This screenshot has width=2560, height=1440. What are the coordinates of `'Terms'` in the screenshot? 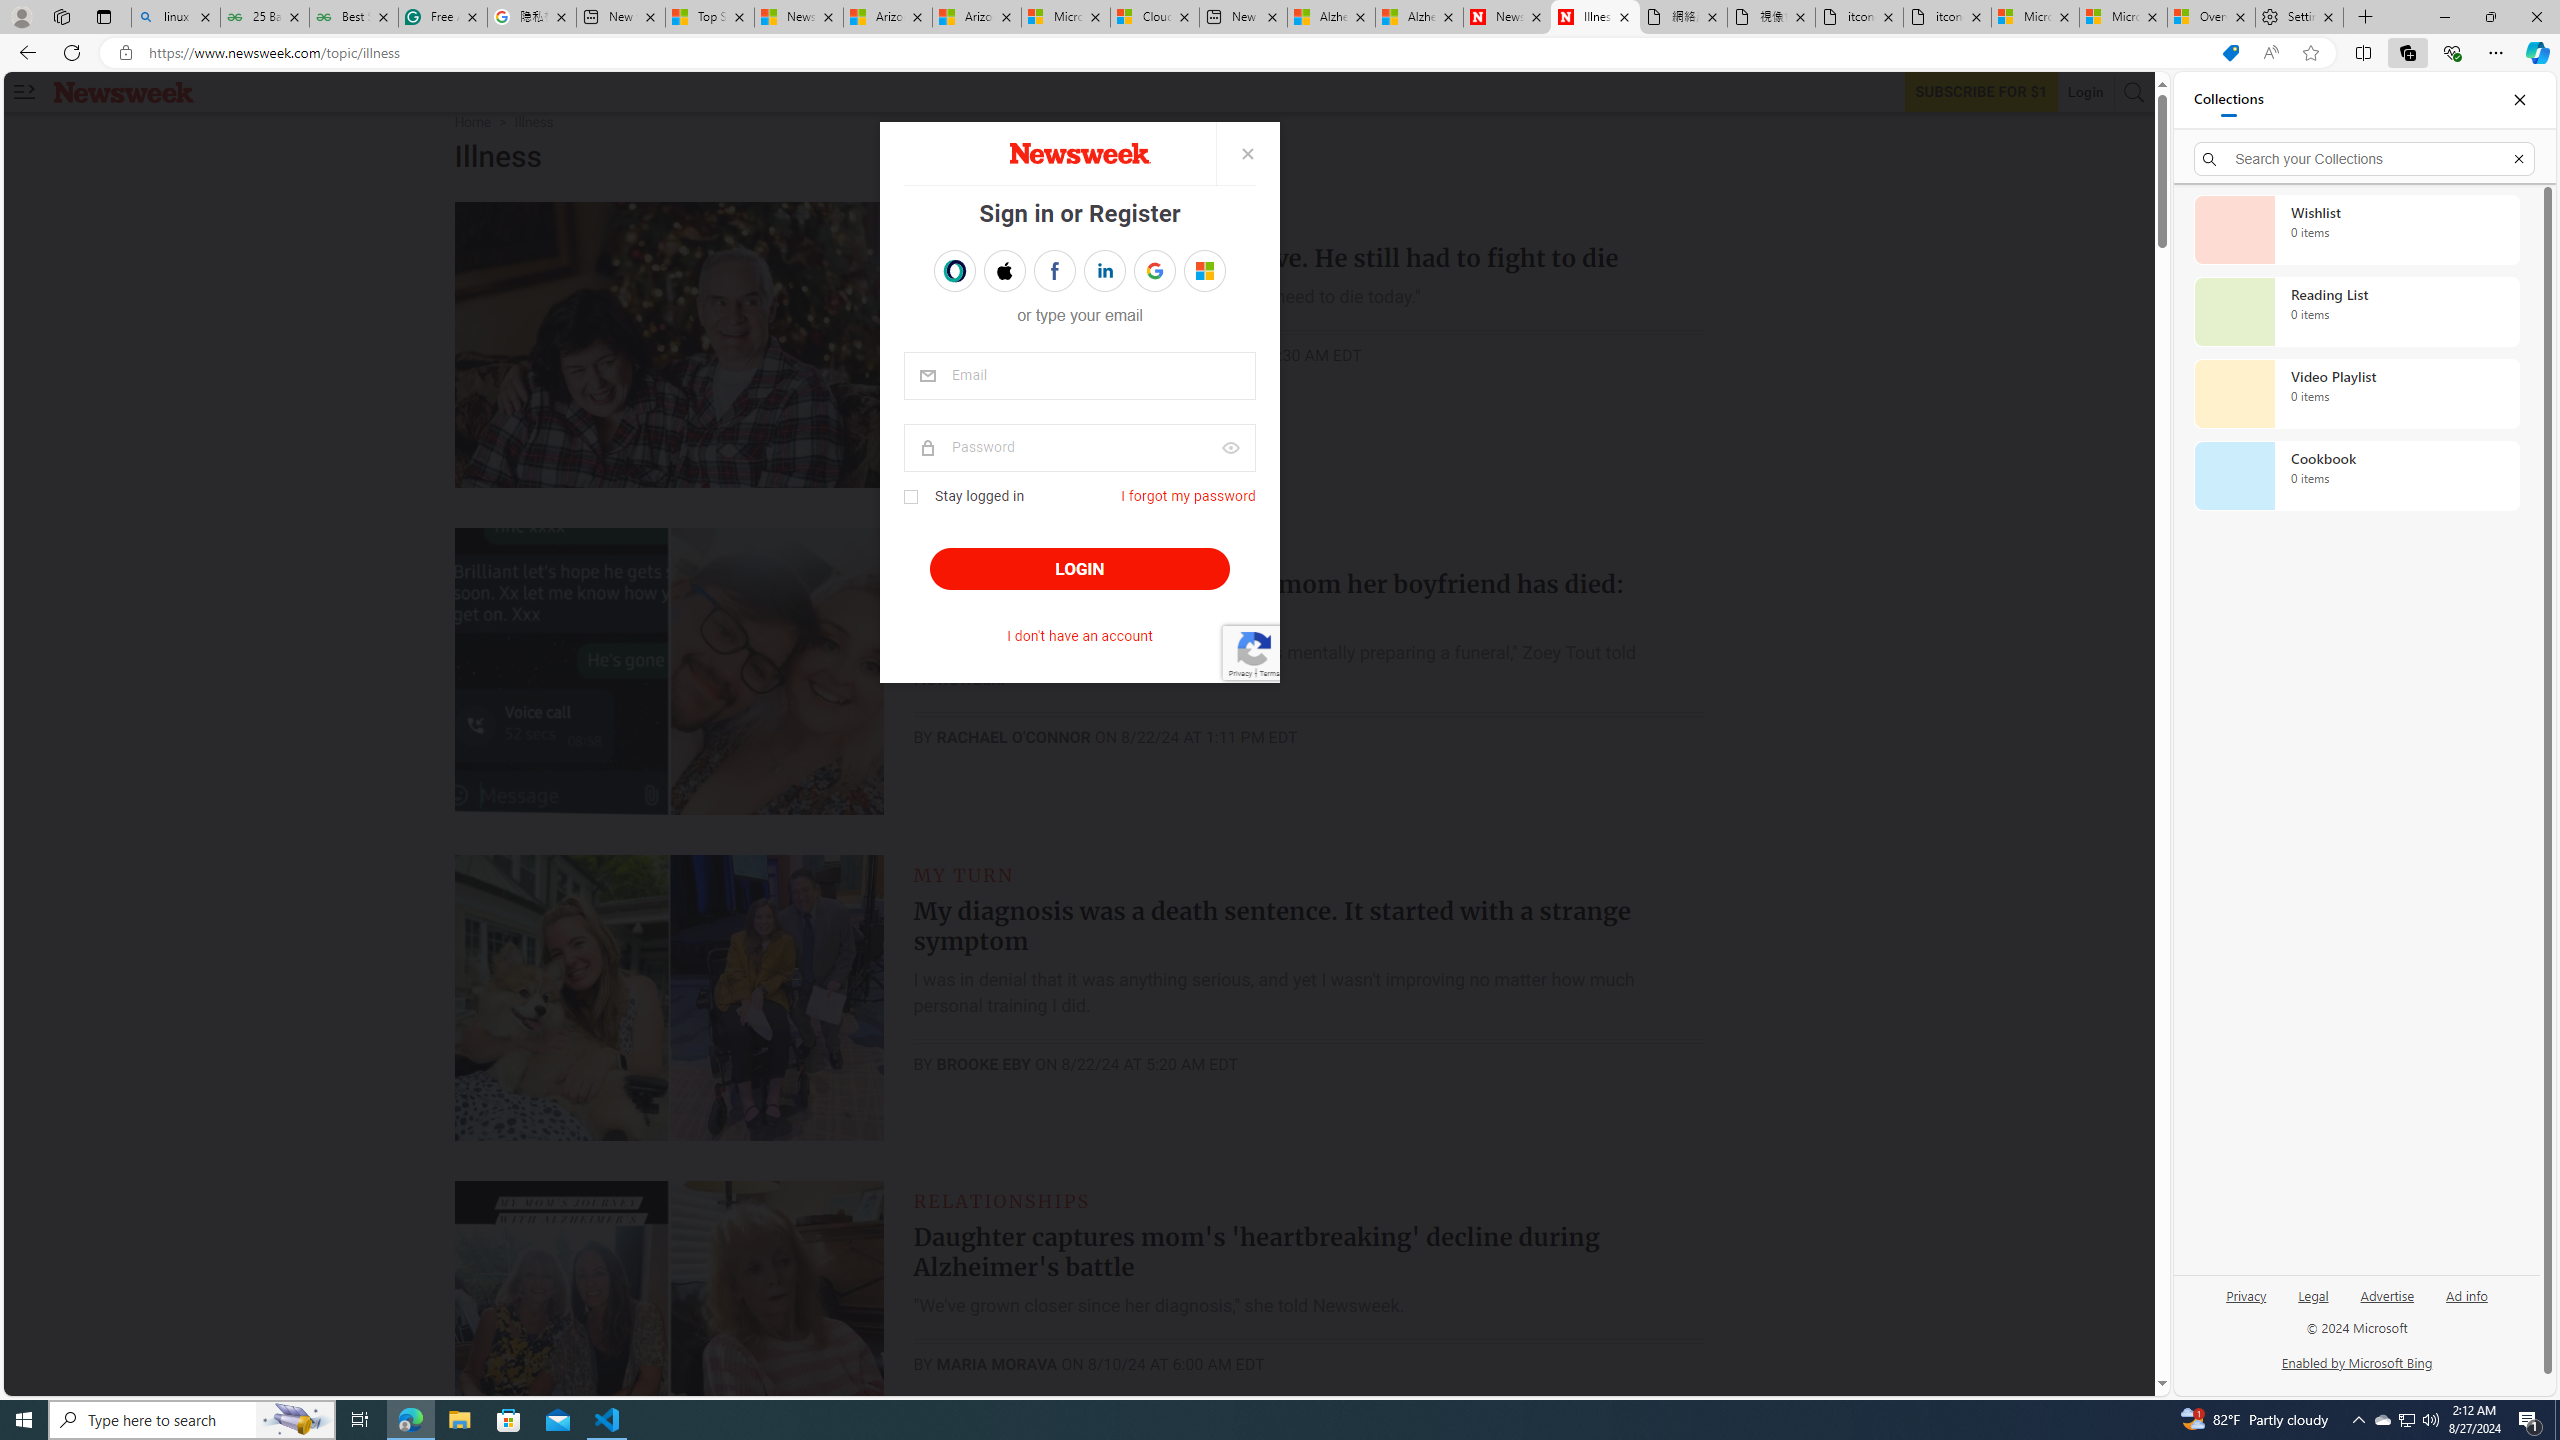 It's located at (1267, 671).